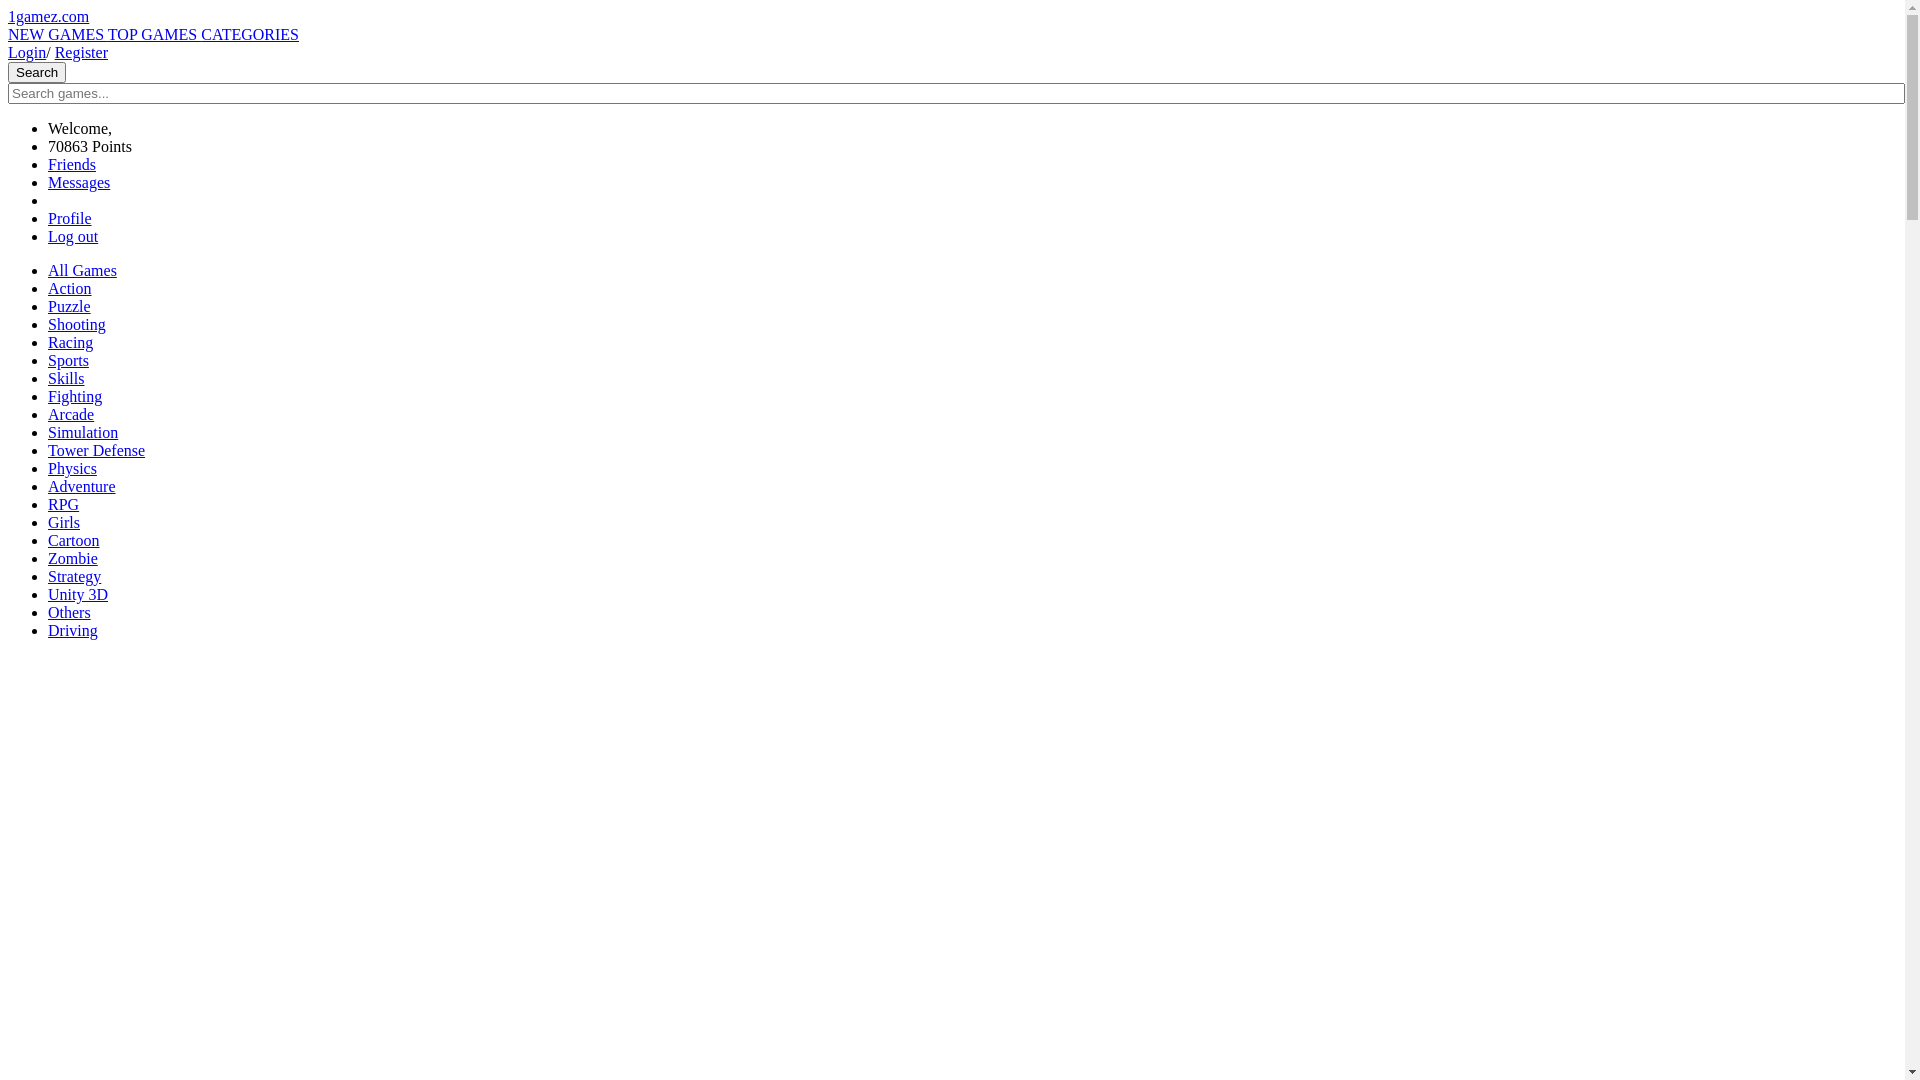  Describe the element at coordinates (48, 558) in the screenshot. I see `'Zombie'` at that location.